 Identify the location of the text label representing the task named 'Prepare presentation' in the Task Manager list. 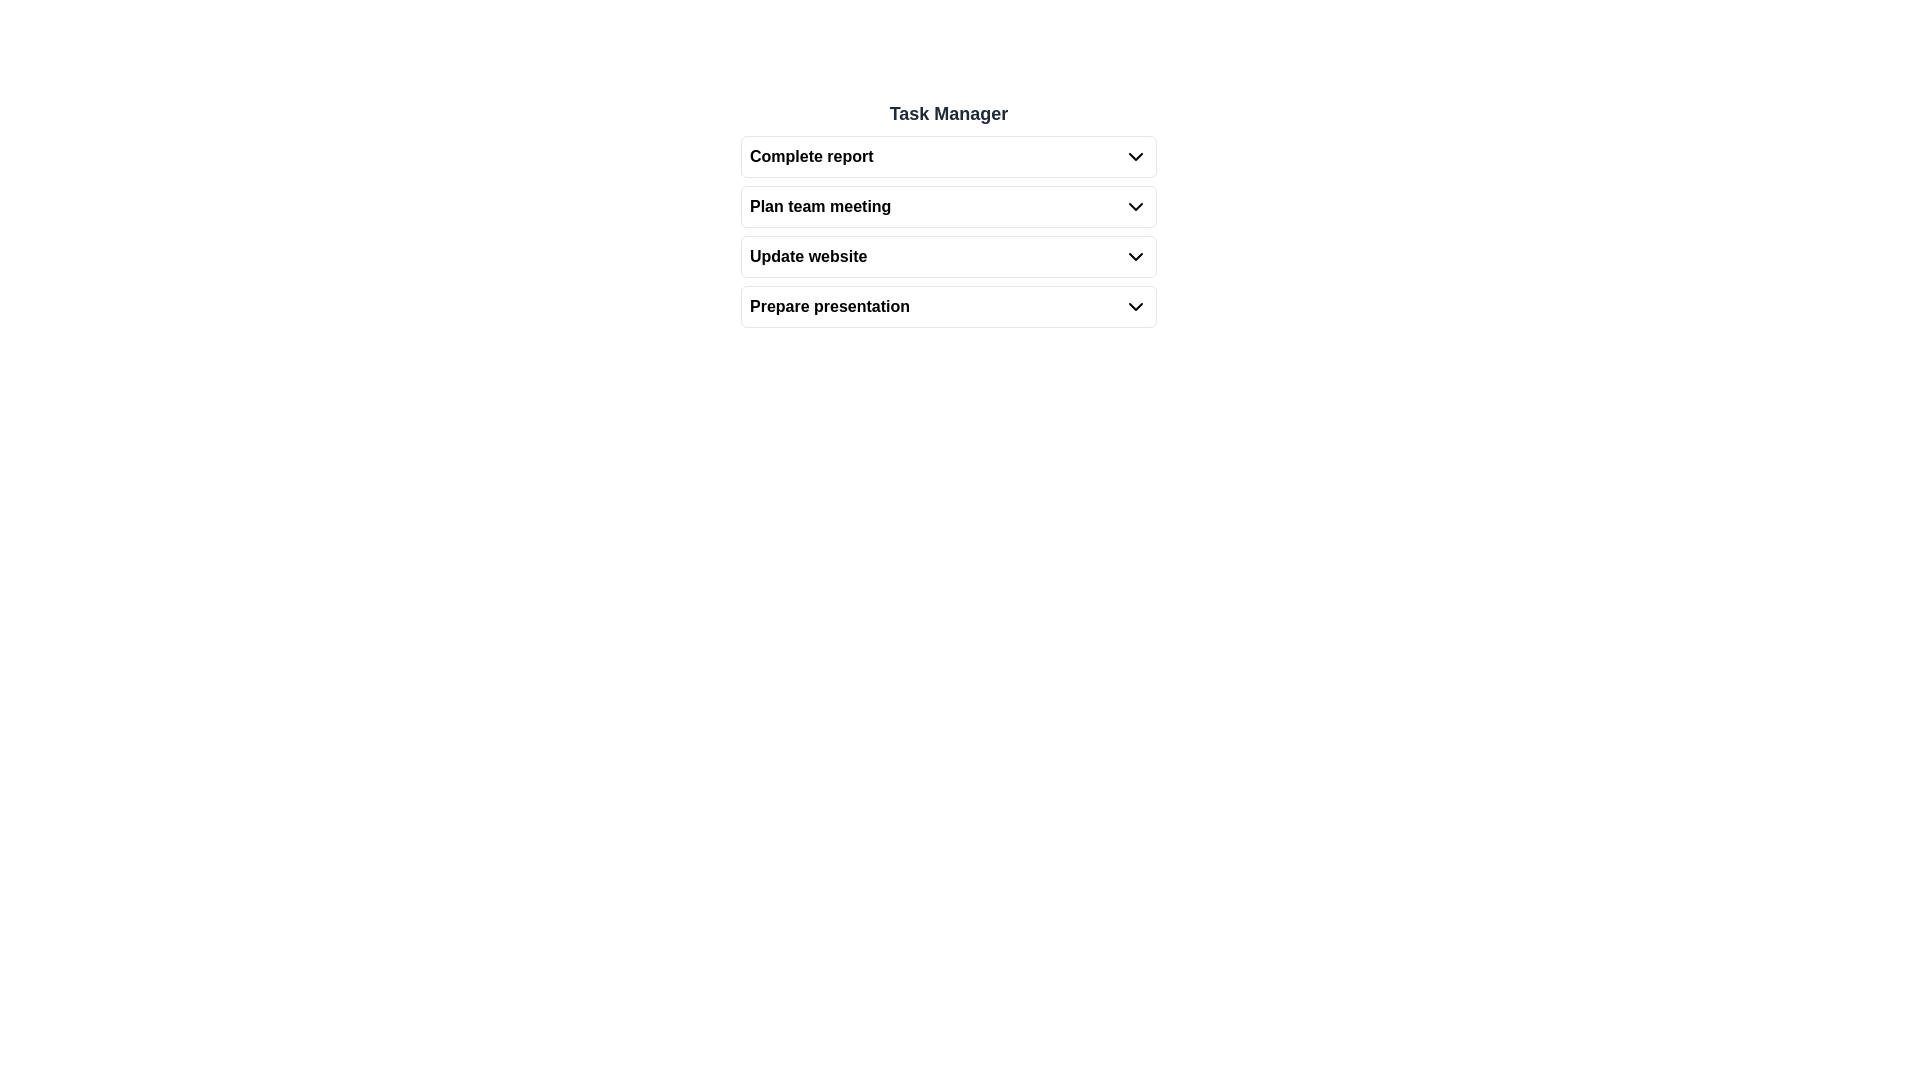
(830, 307).